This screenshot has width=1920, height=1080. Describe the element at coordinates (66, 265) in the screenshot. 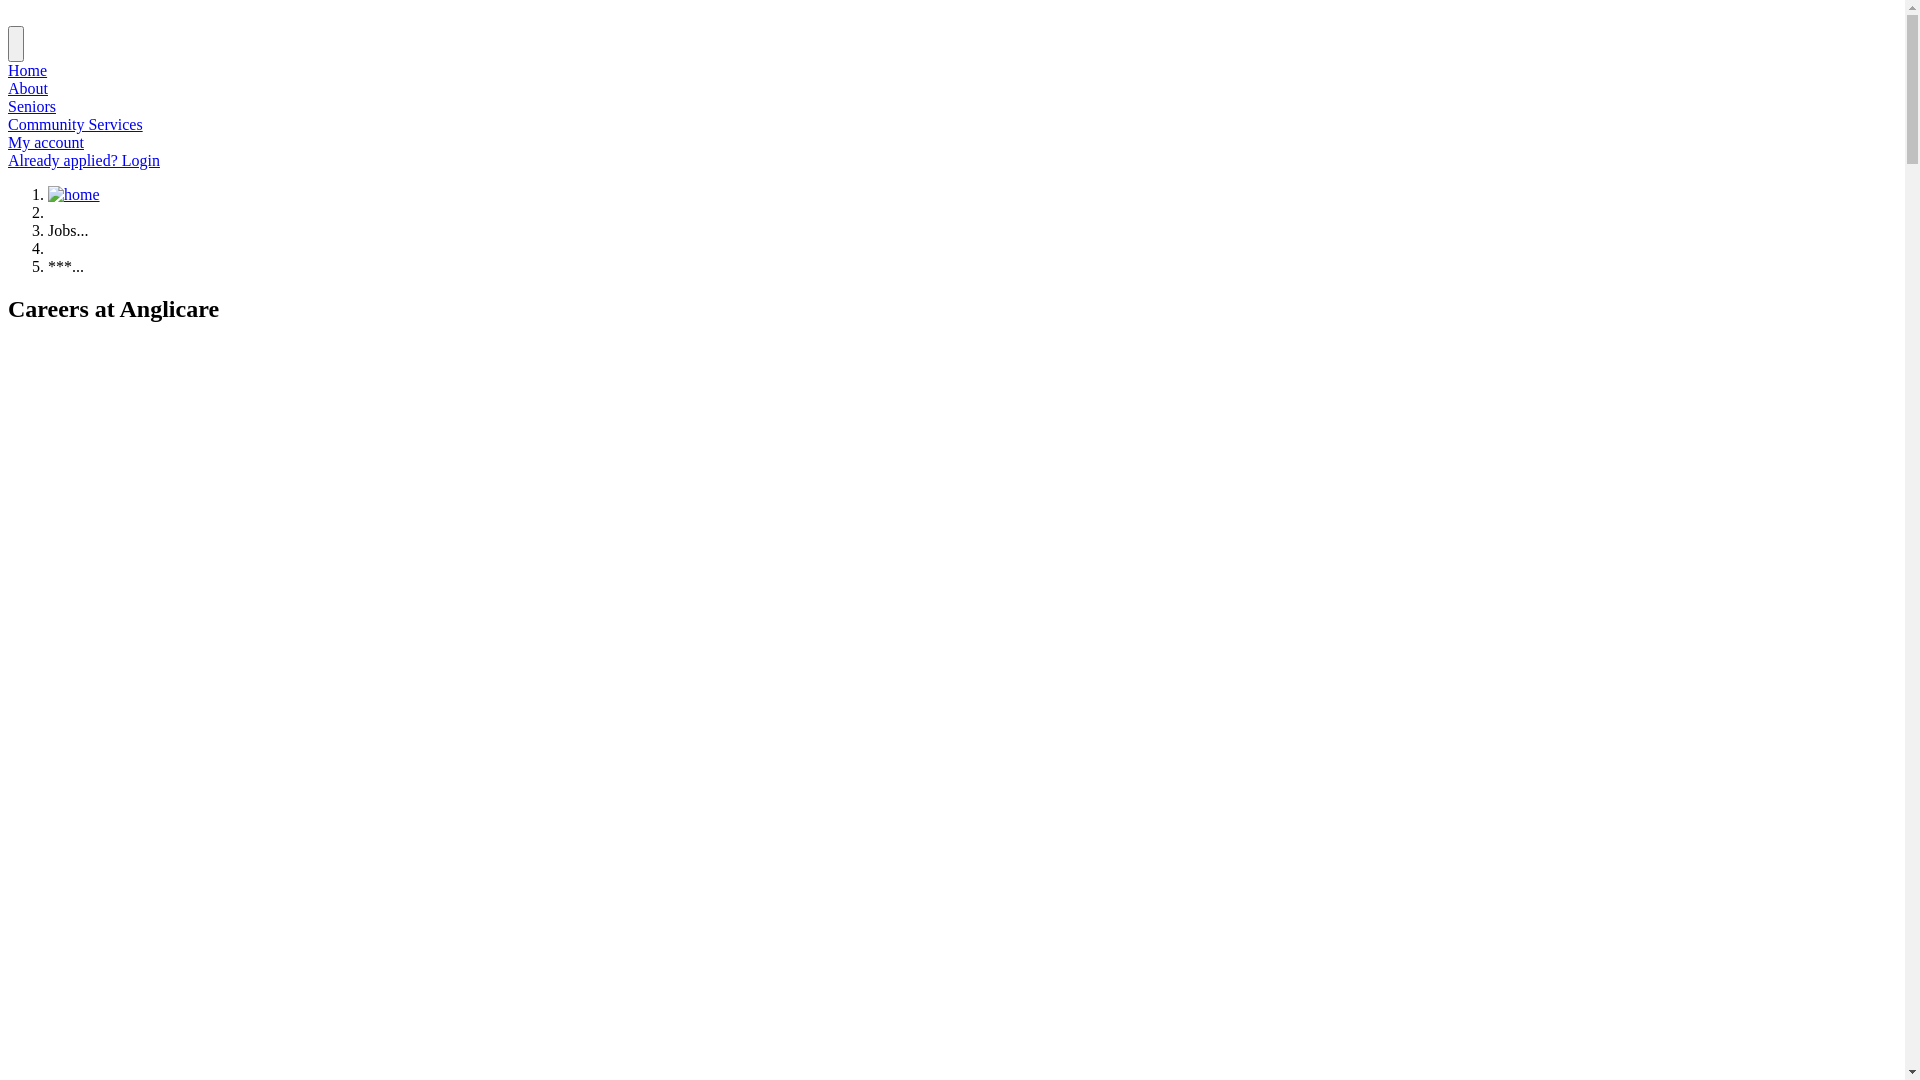

I see `'***...'` at that location.